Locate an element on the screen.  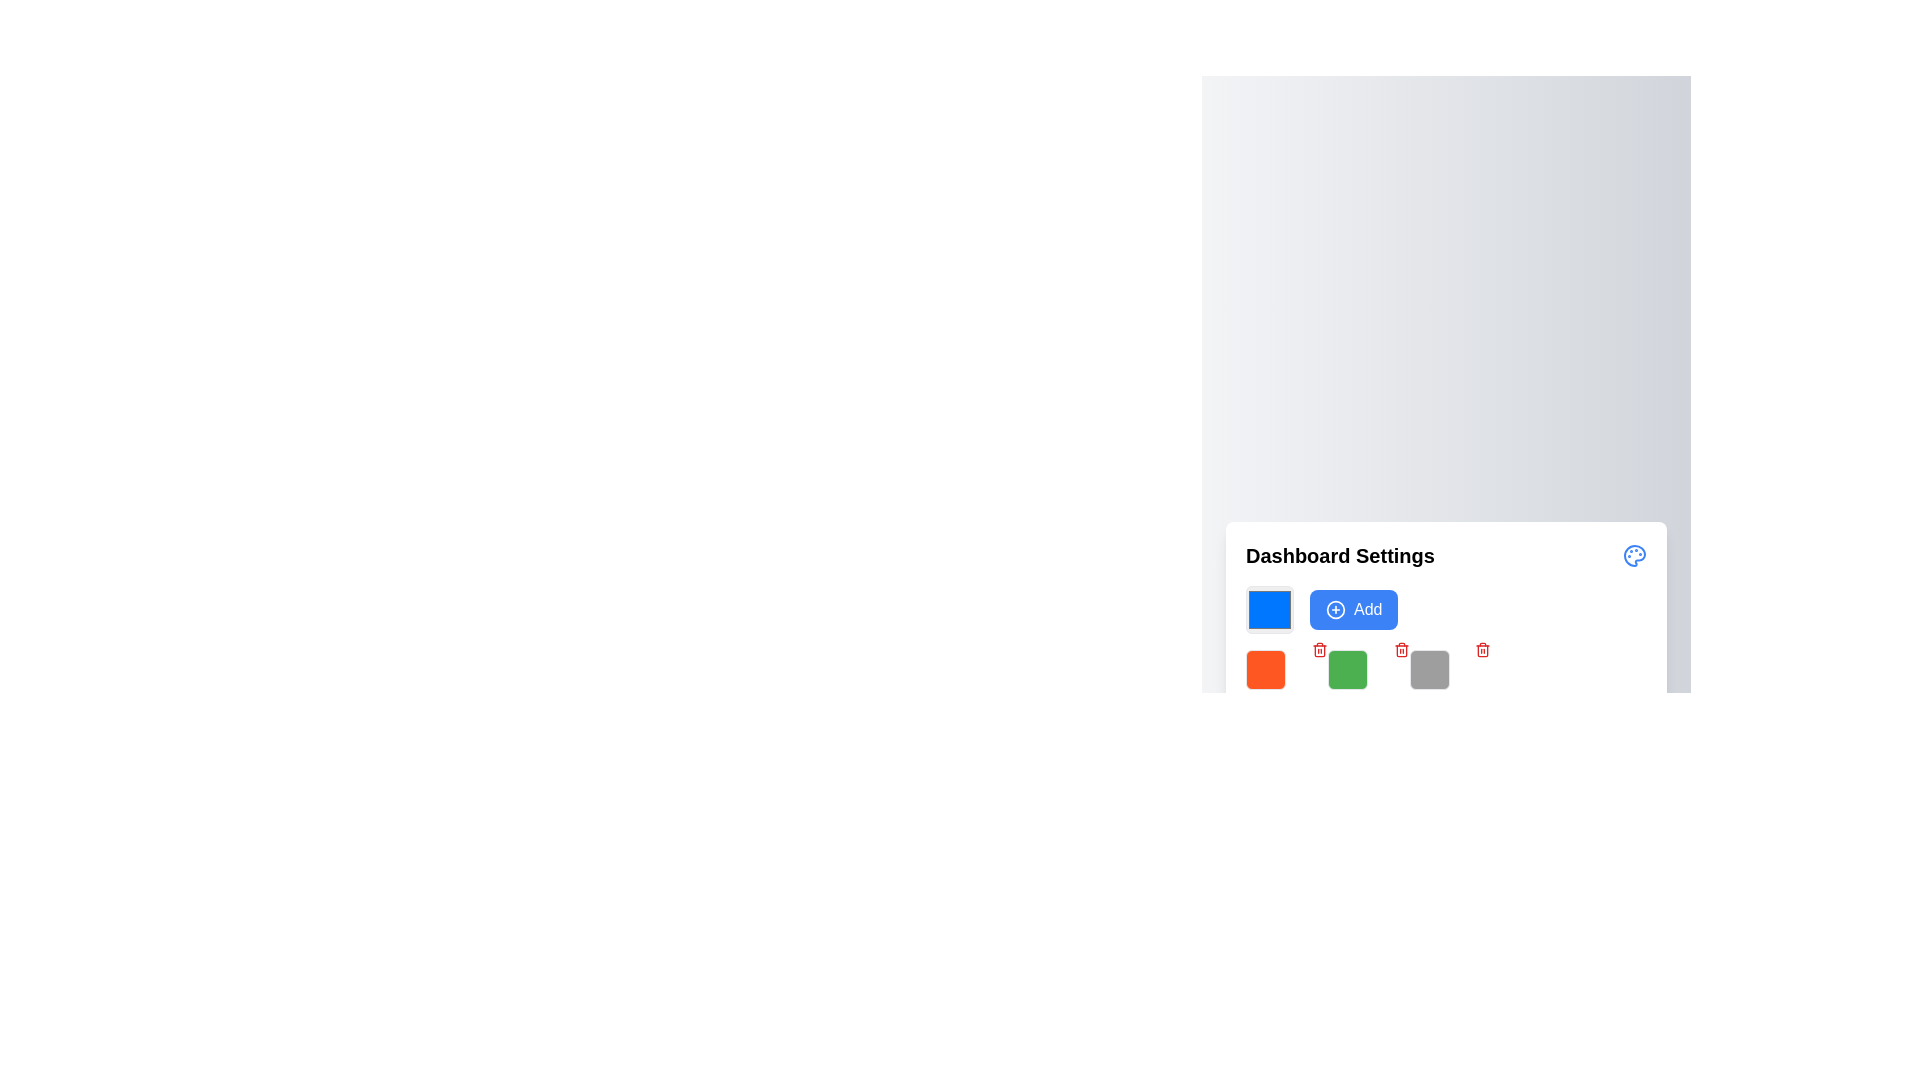
the middle vertical rectangle of the trash bin icon located in the 'Dashboard Settings' section, positioned to the right of the green square is located at coordinates (1400, 651).